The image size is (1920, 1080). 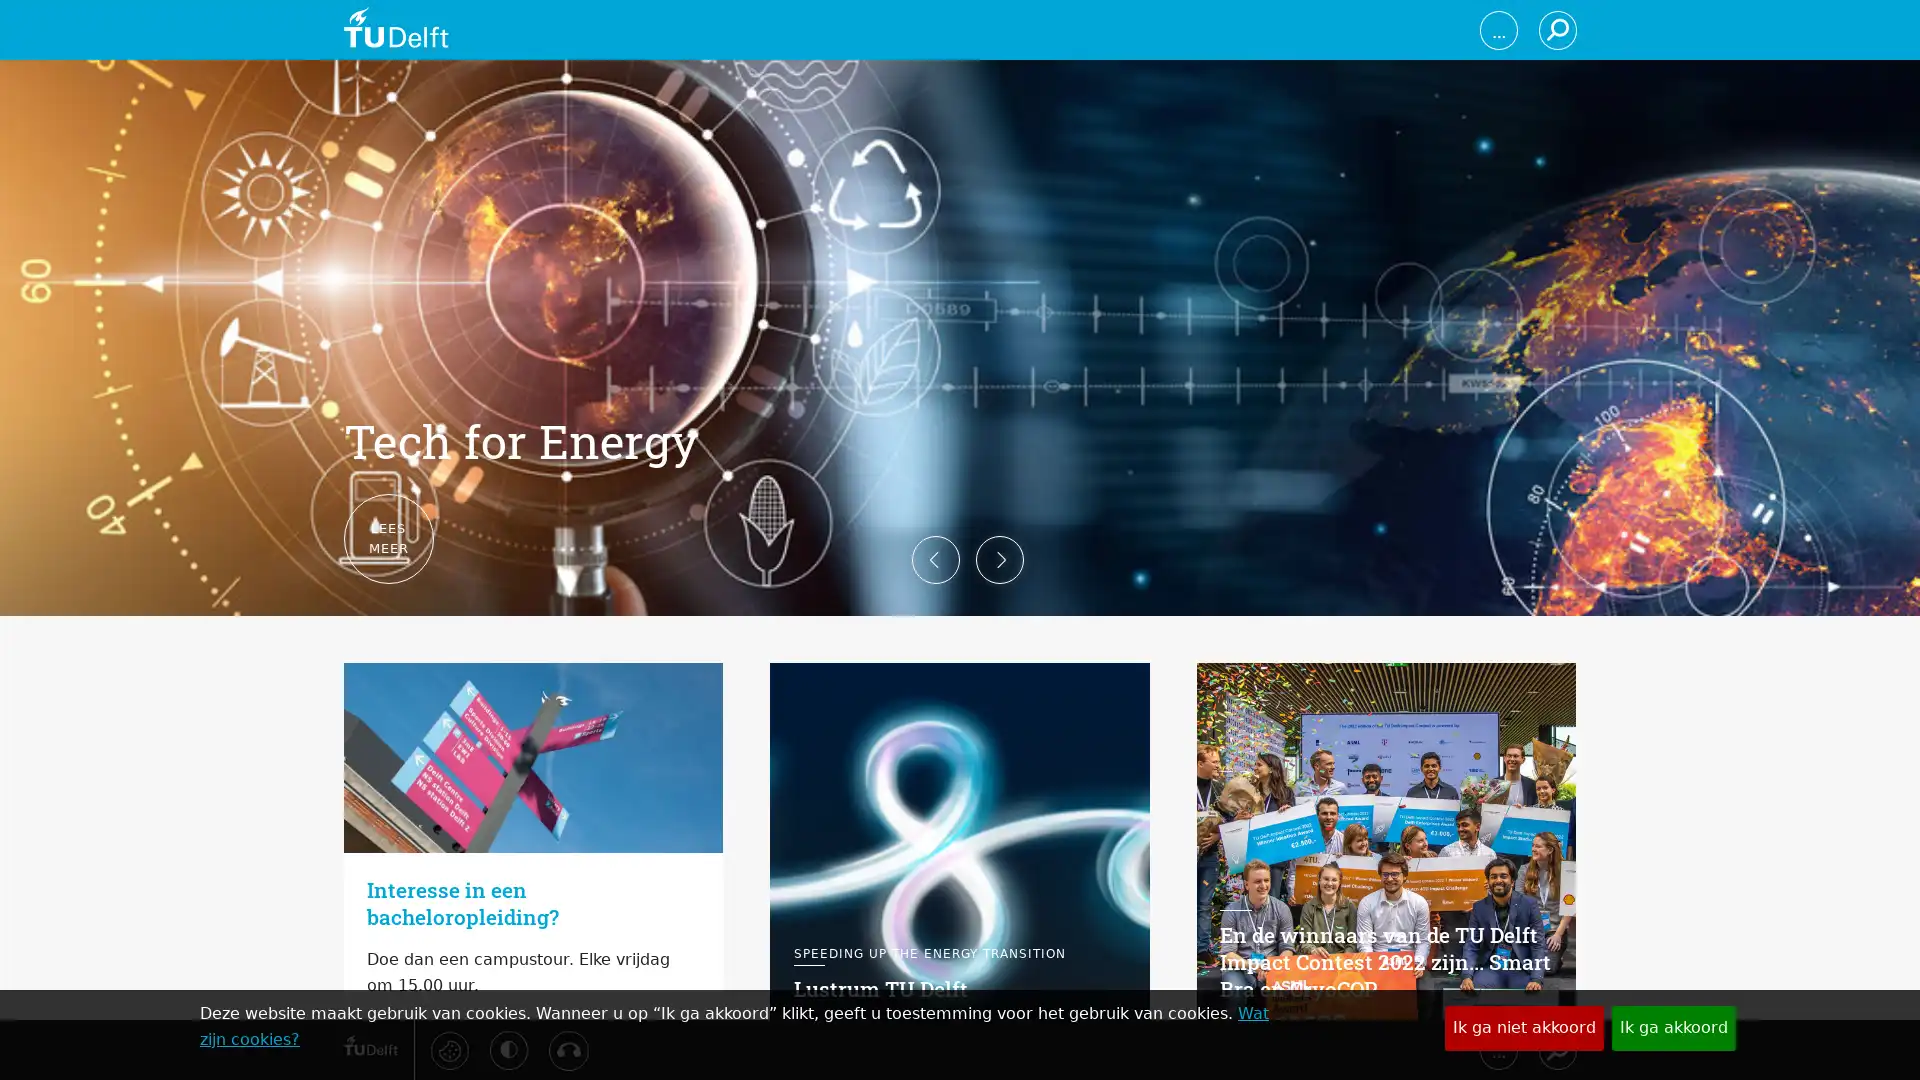 What do you see at coordinates (311, 540) in the screenshot?
I see `Ga naar vorig item` at bounding box center [311, 540].